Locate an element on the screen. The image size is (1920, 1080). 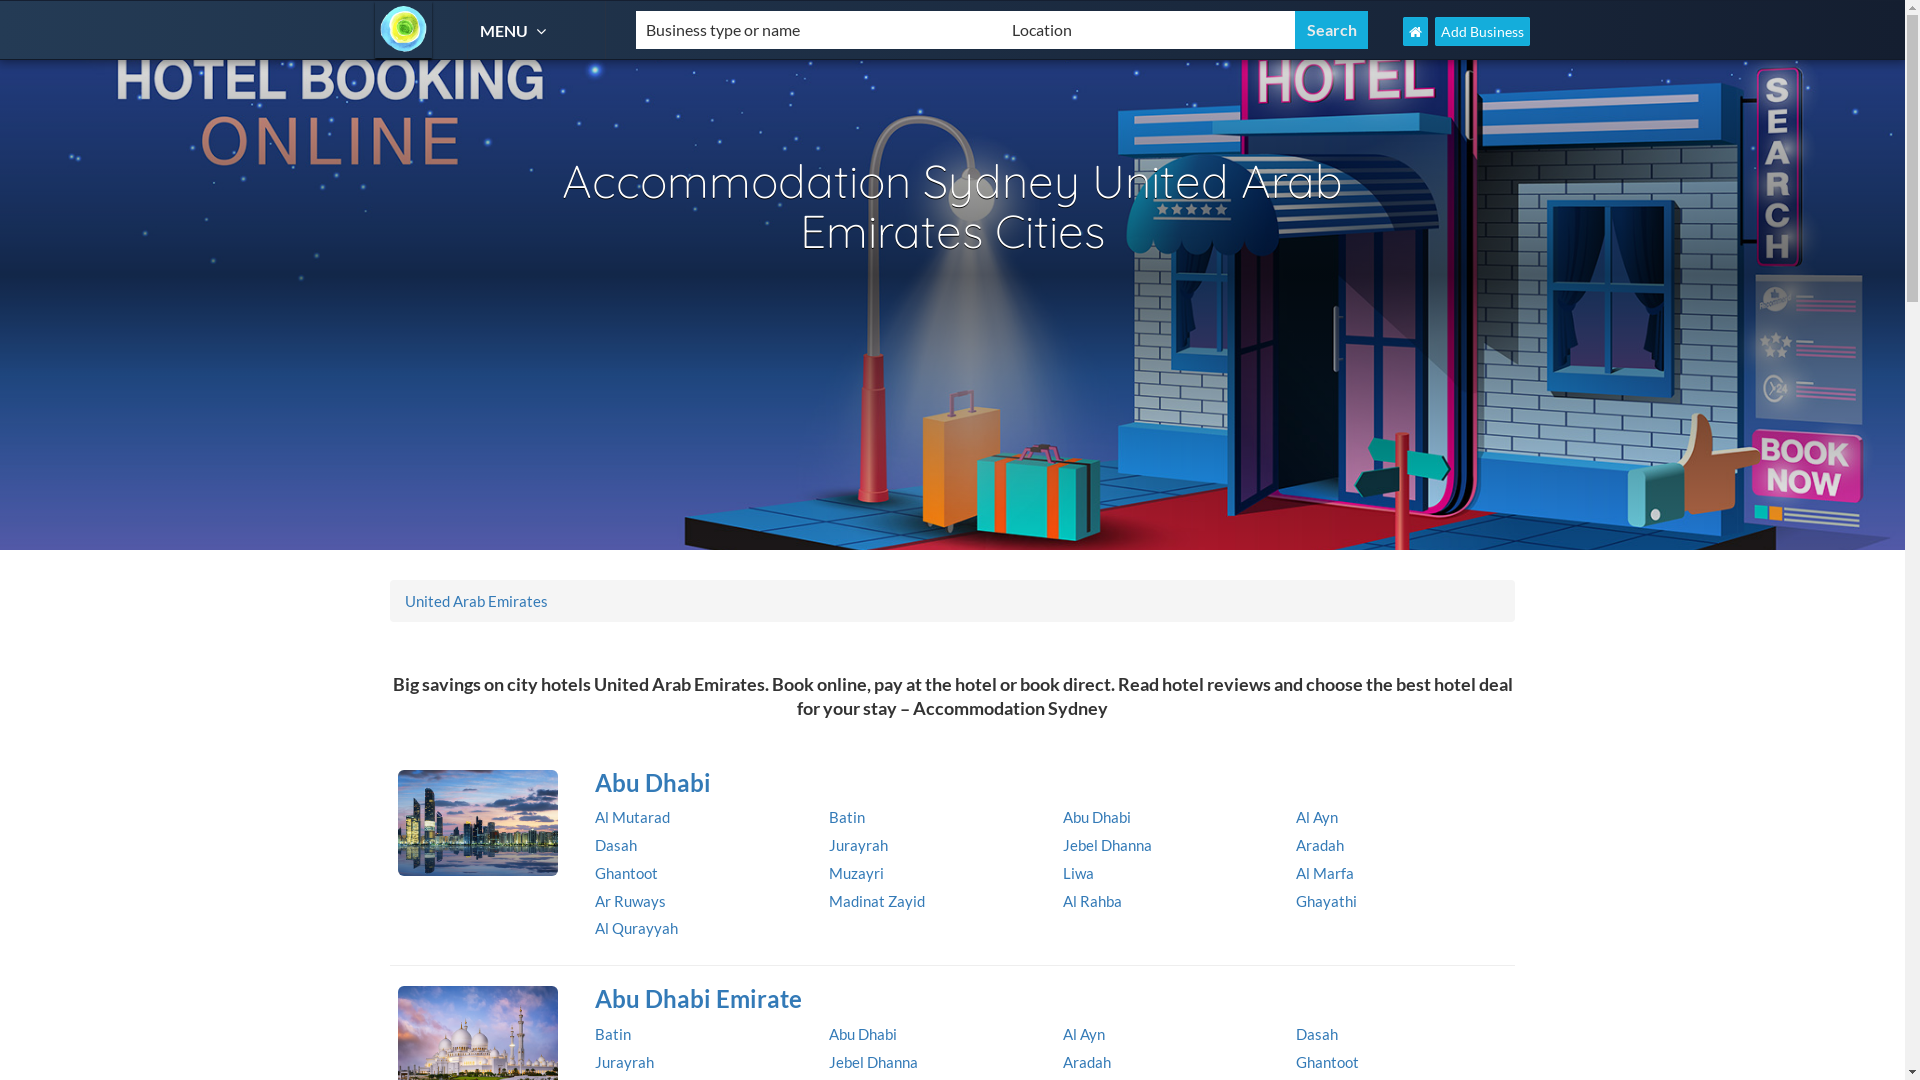
'Batin' is located at coordinates (846, 817).